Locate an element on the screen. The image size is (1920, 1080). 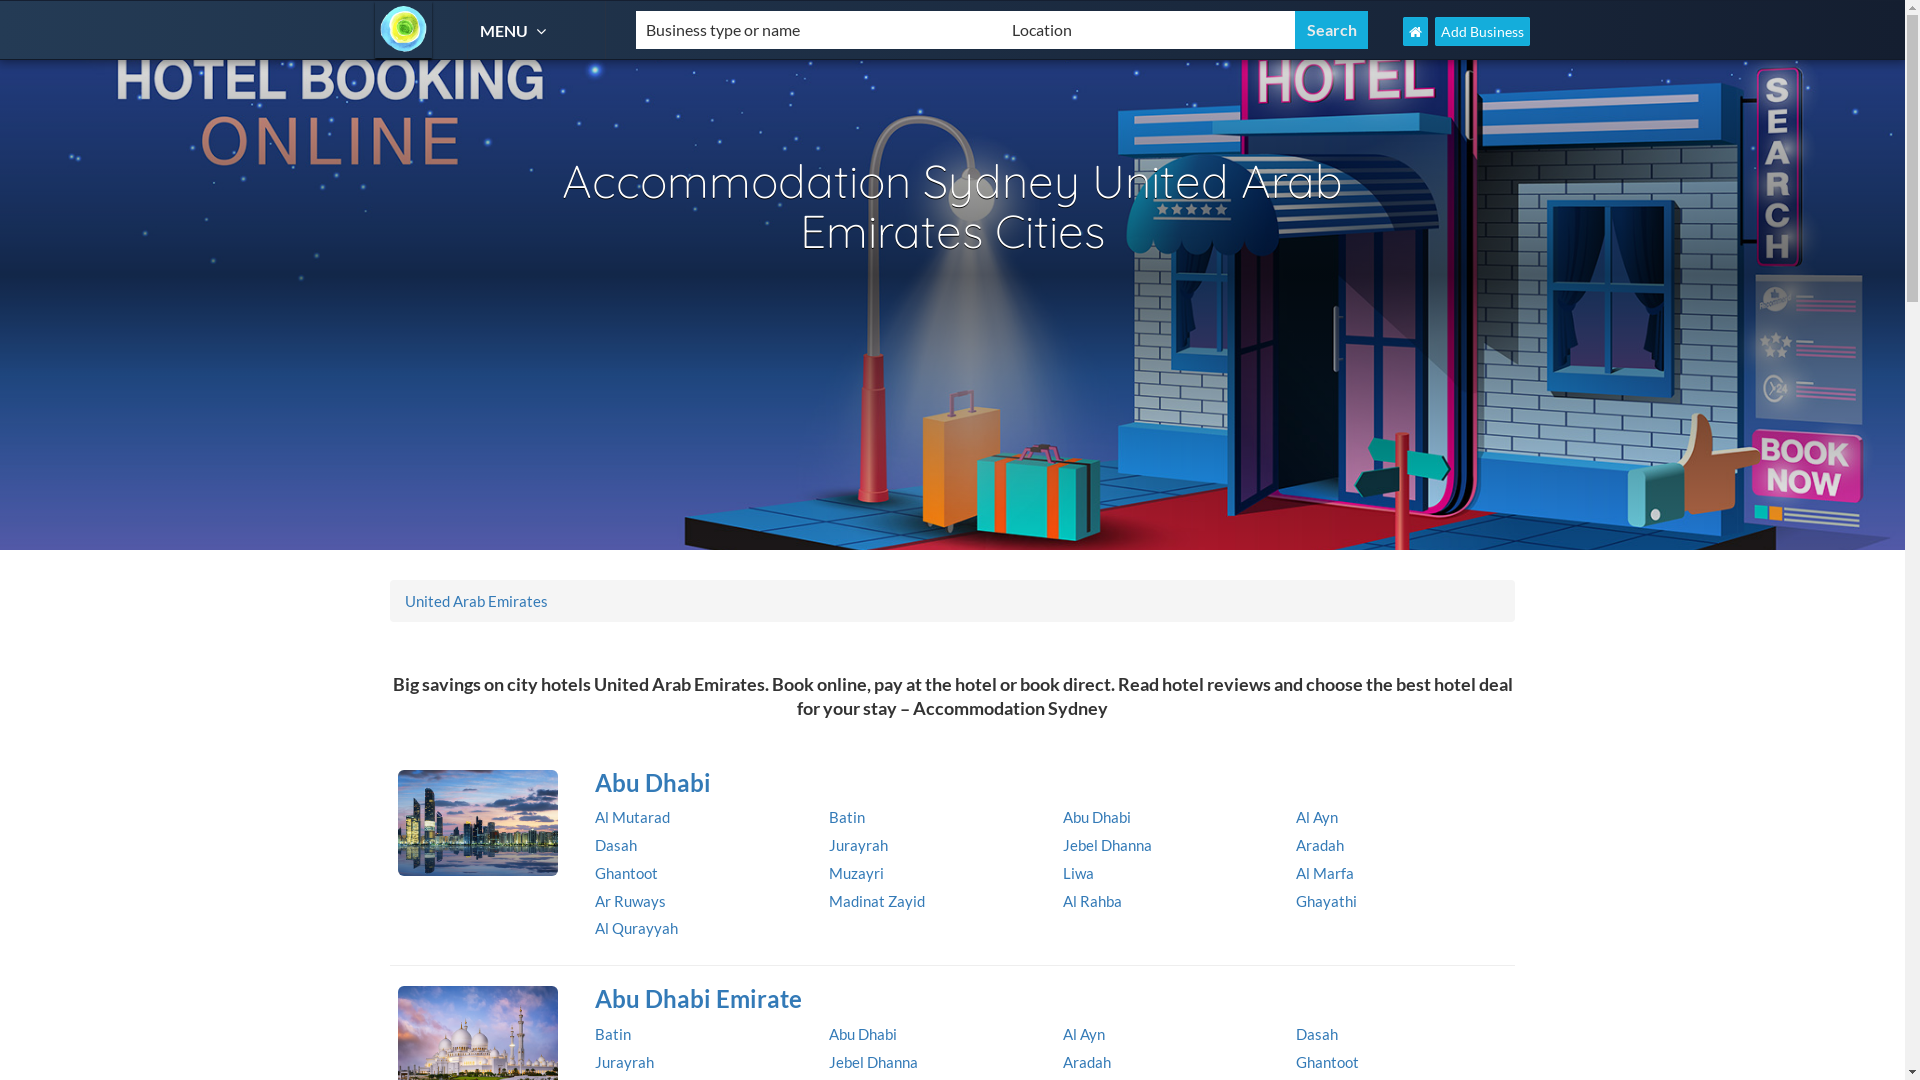
'Batin' is located at coordinates (846, 817).